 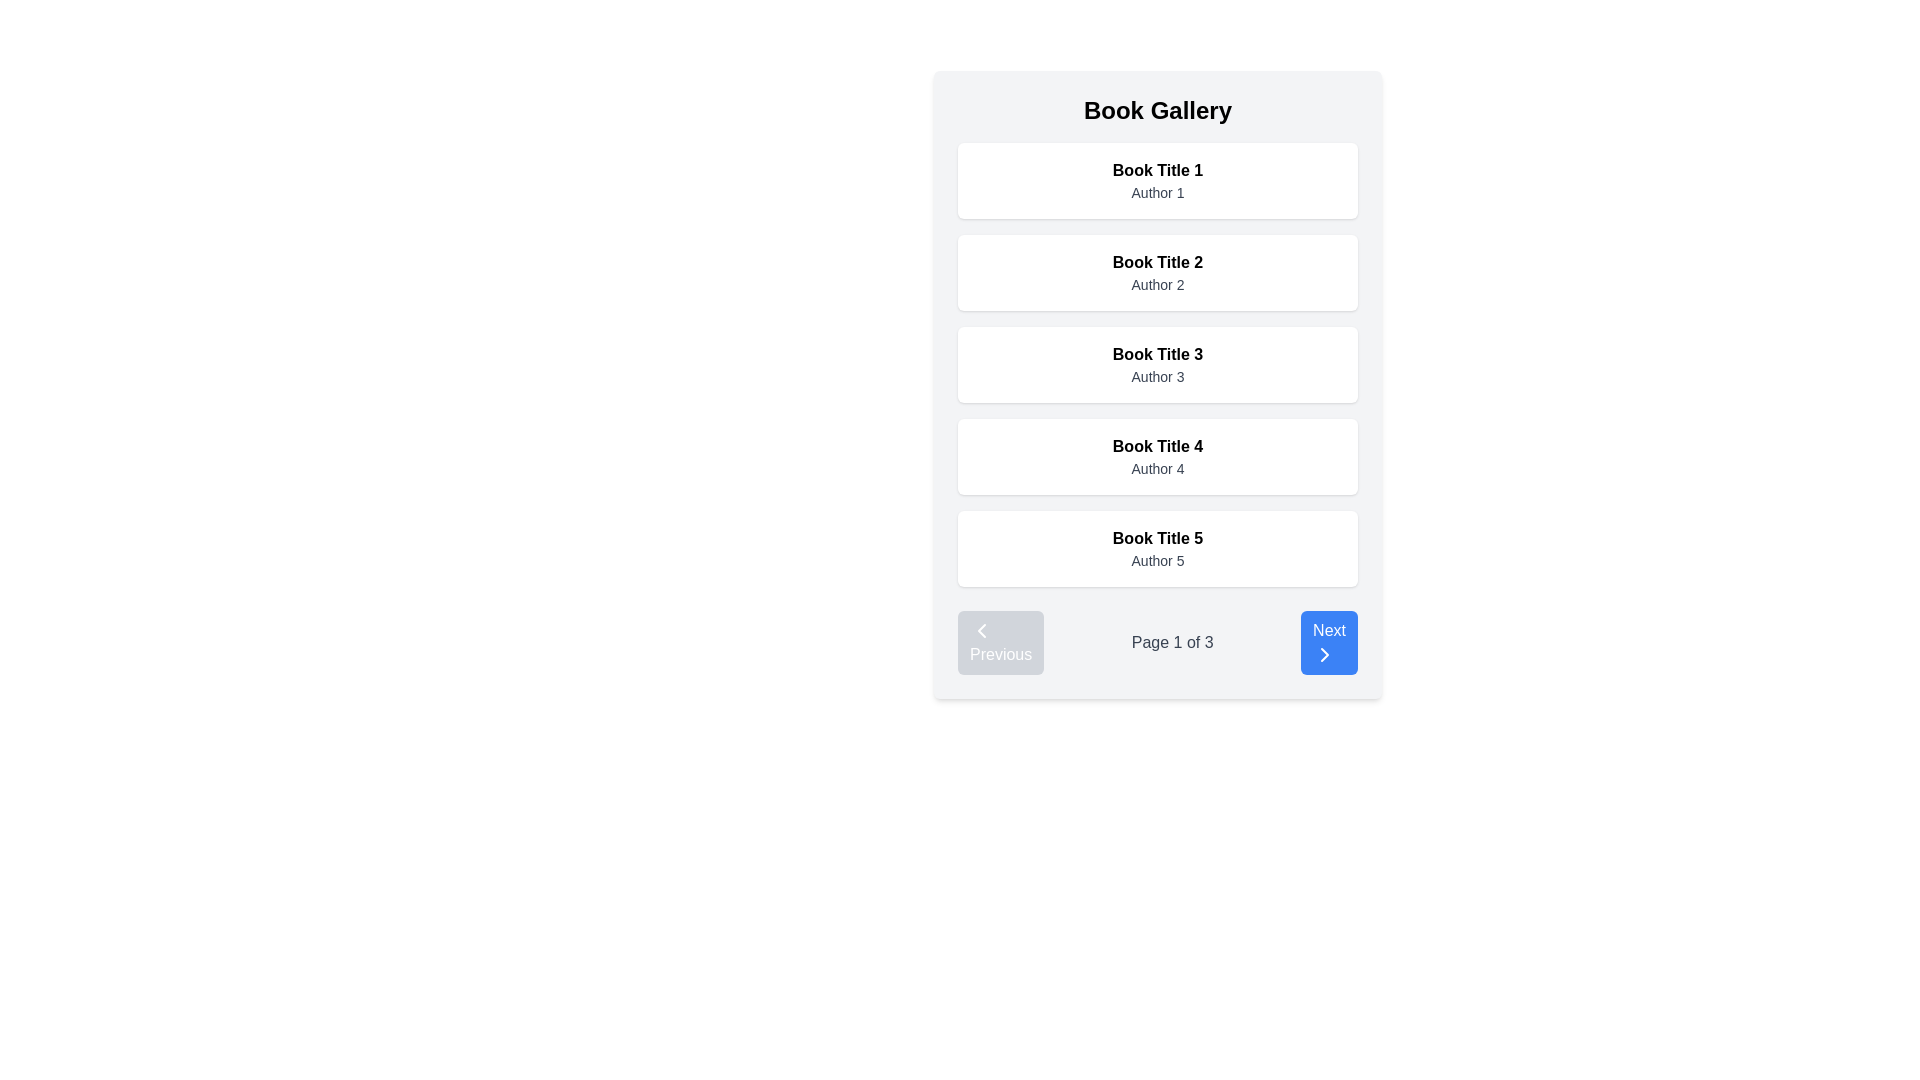 I want to click on the 'Next' button, which has white text on a blue background and a chevron-right icon, so click(x=1329, y=643).